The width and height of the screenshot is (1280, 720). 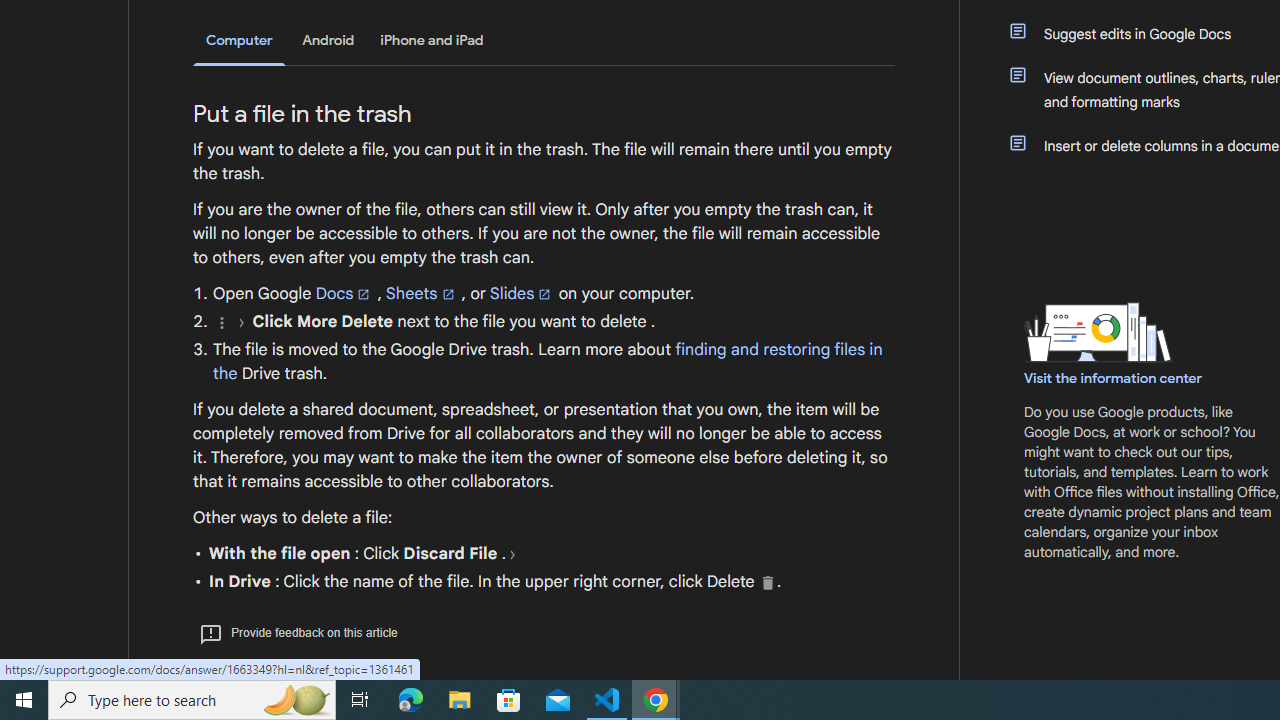 I want to click on 'Visit the information center', so click(x=1112, y=378).